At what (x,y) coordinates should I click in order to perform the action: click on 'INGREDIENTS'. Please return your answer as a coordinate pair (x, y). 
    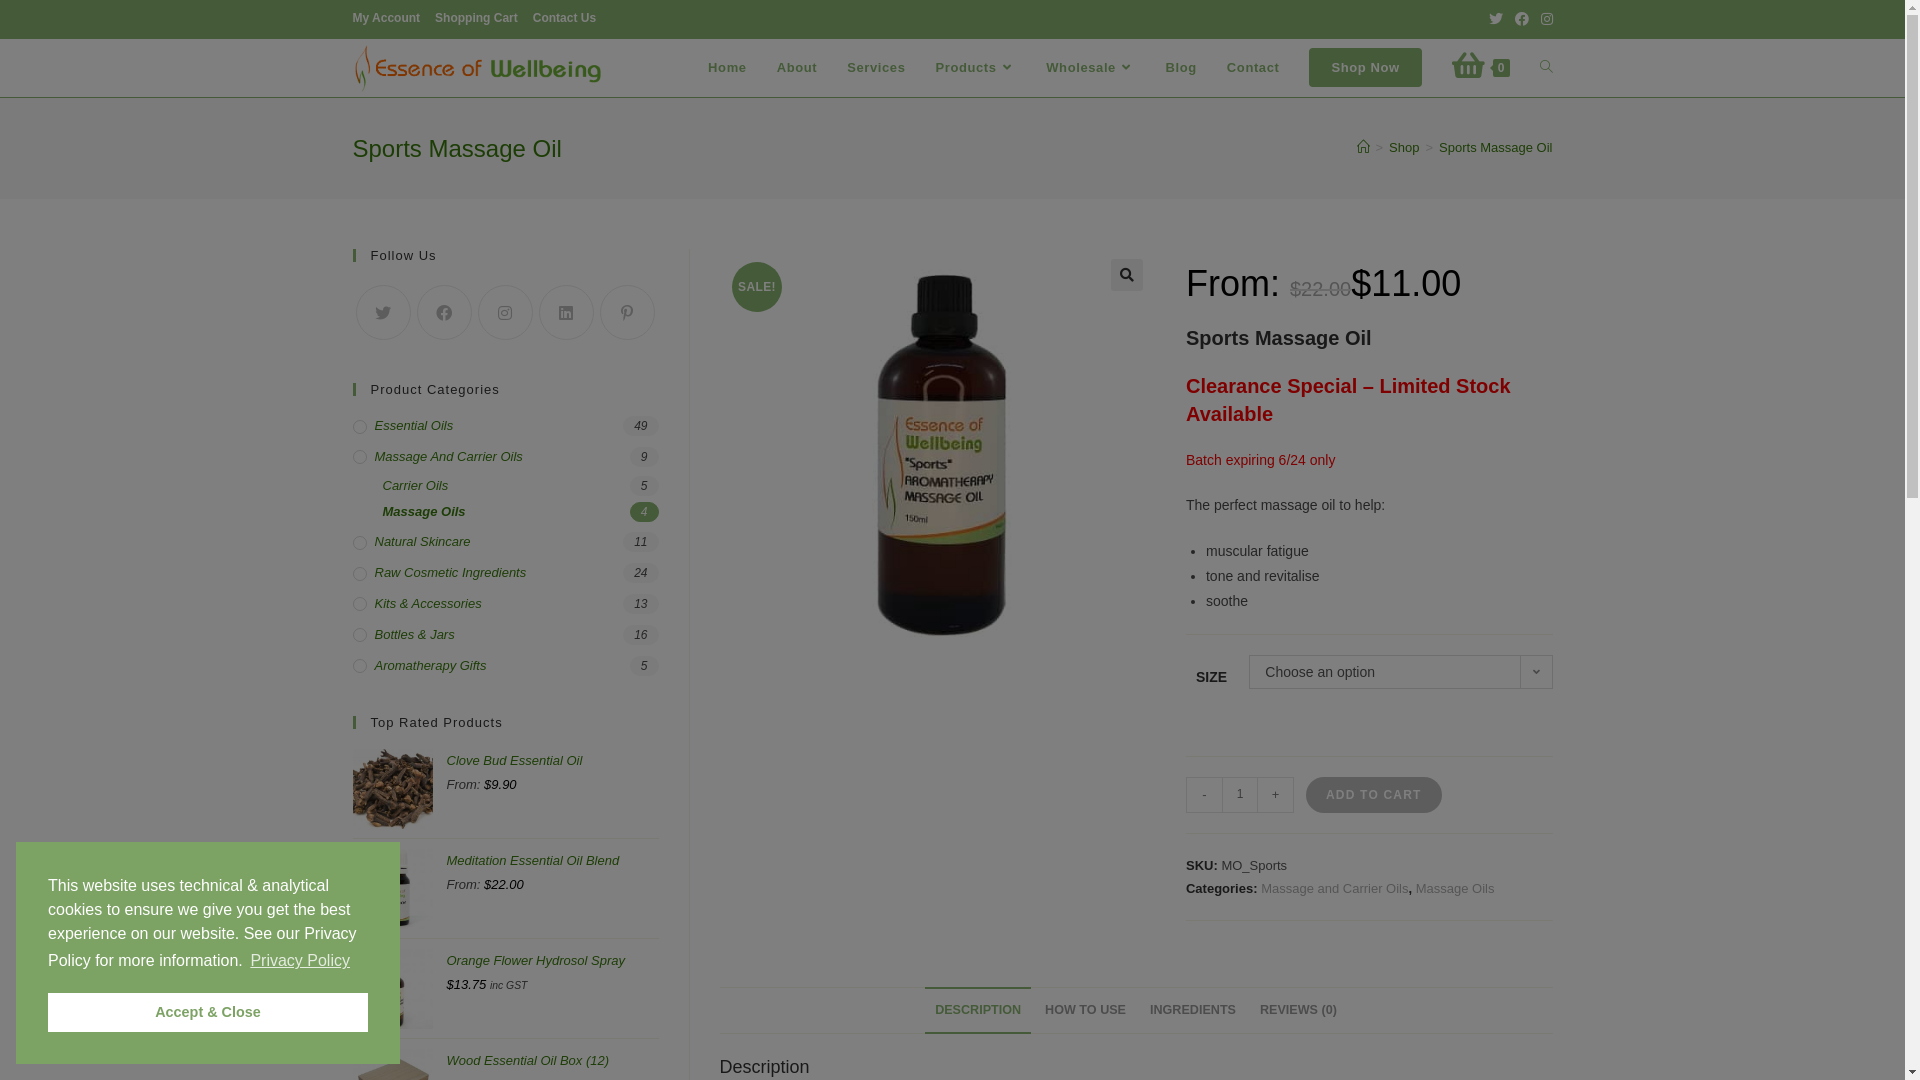
    Looking at the image, I should click on (1140, 1010).